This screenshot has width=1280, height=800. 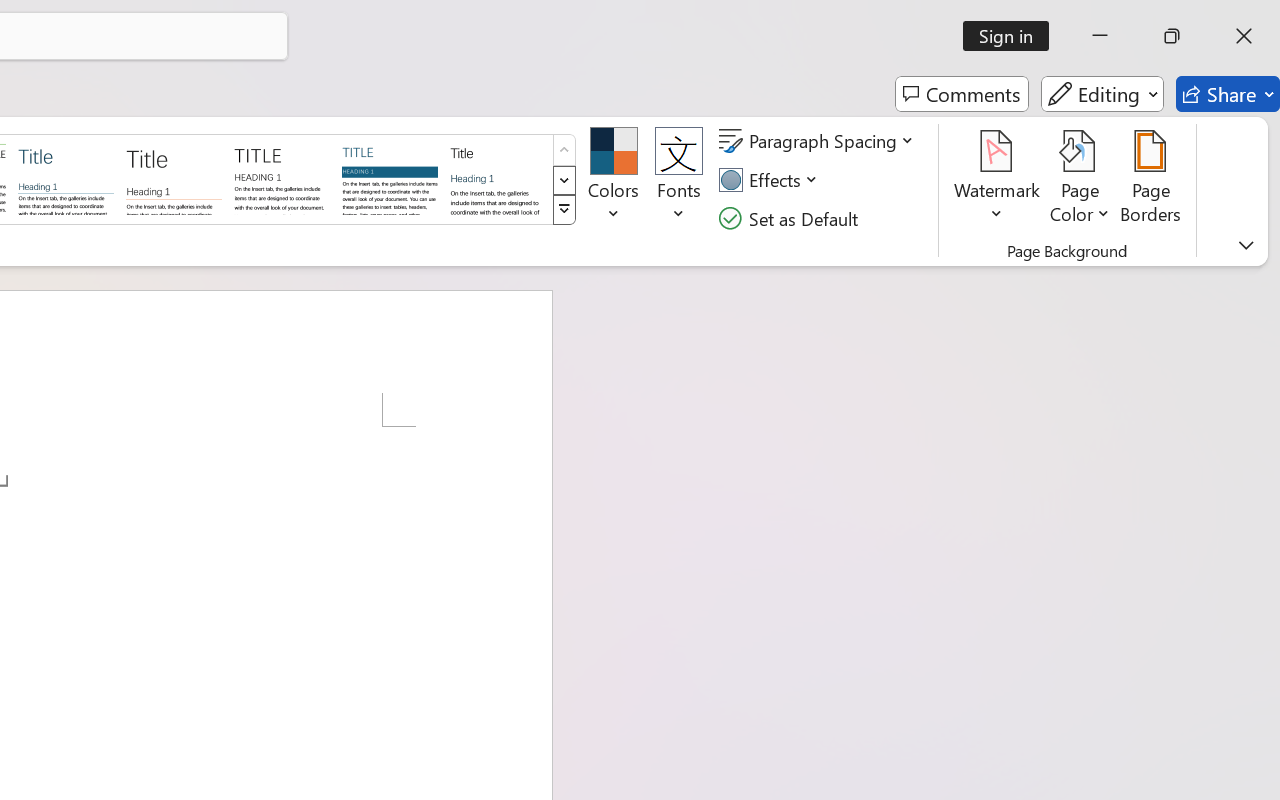 What do you see at coordinates (819, 141) in the screenshot?
I see `'Paragraph Spacing'` at bounding box center [819, 141].